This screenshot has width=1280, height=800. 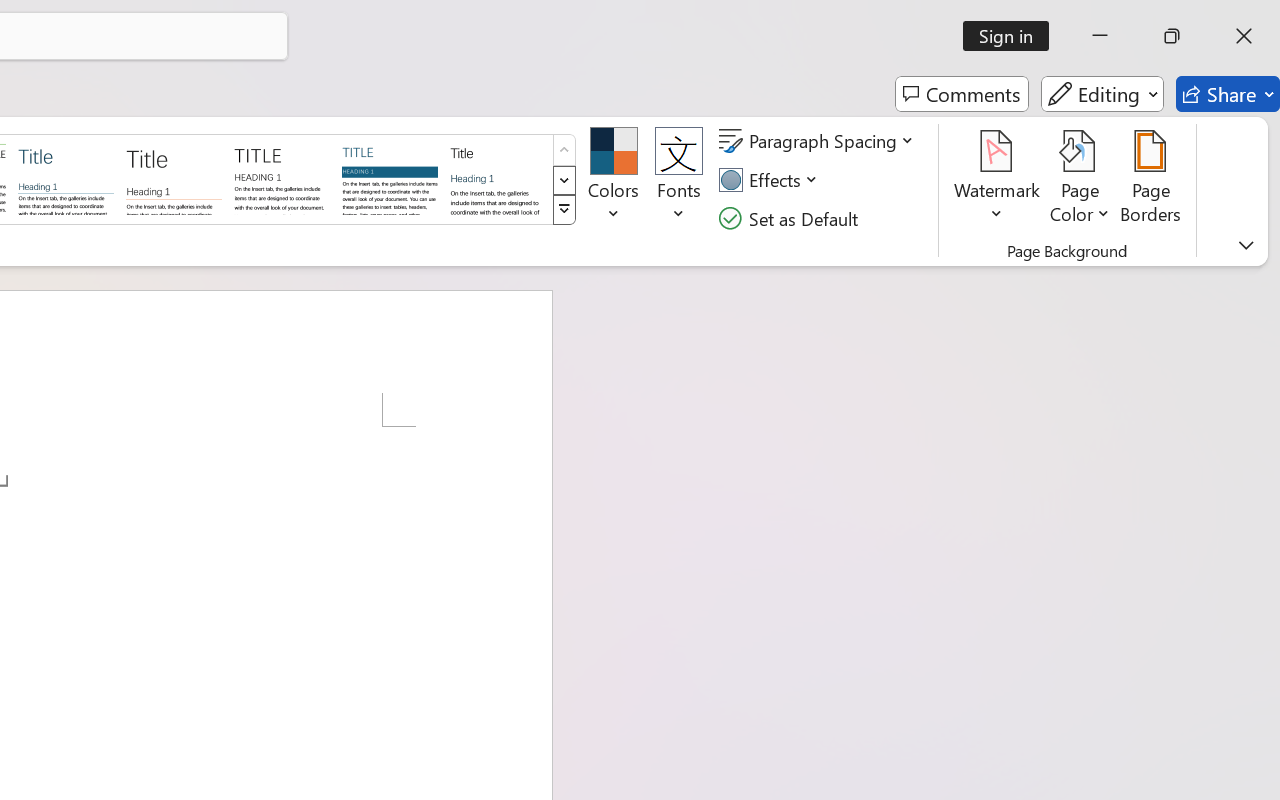 What do you see at coordinates (819, 141) in the screenshot?
I see `'Paragraph Spacing'` at bounding box center [819, 141].